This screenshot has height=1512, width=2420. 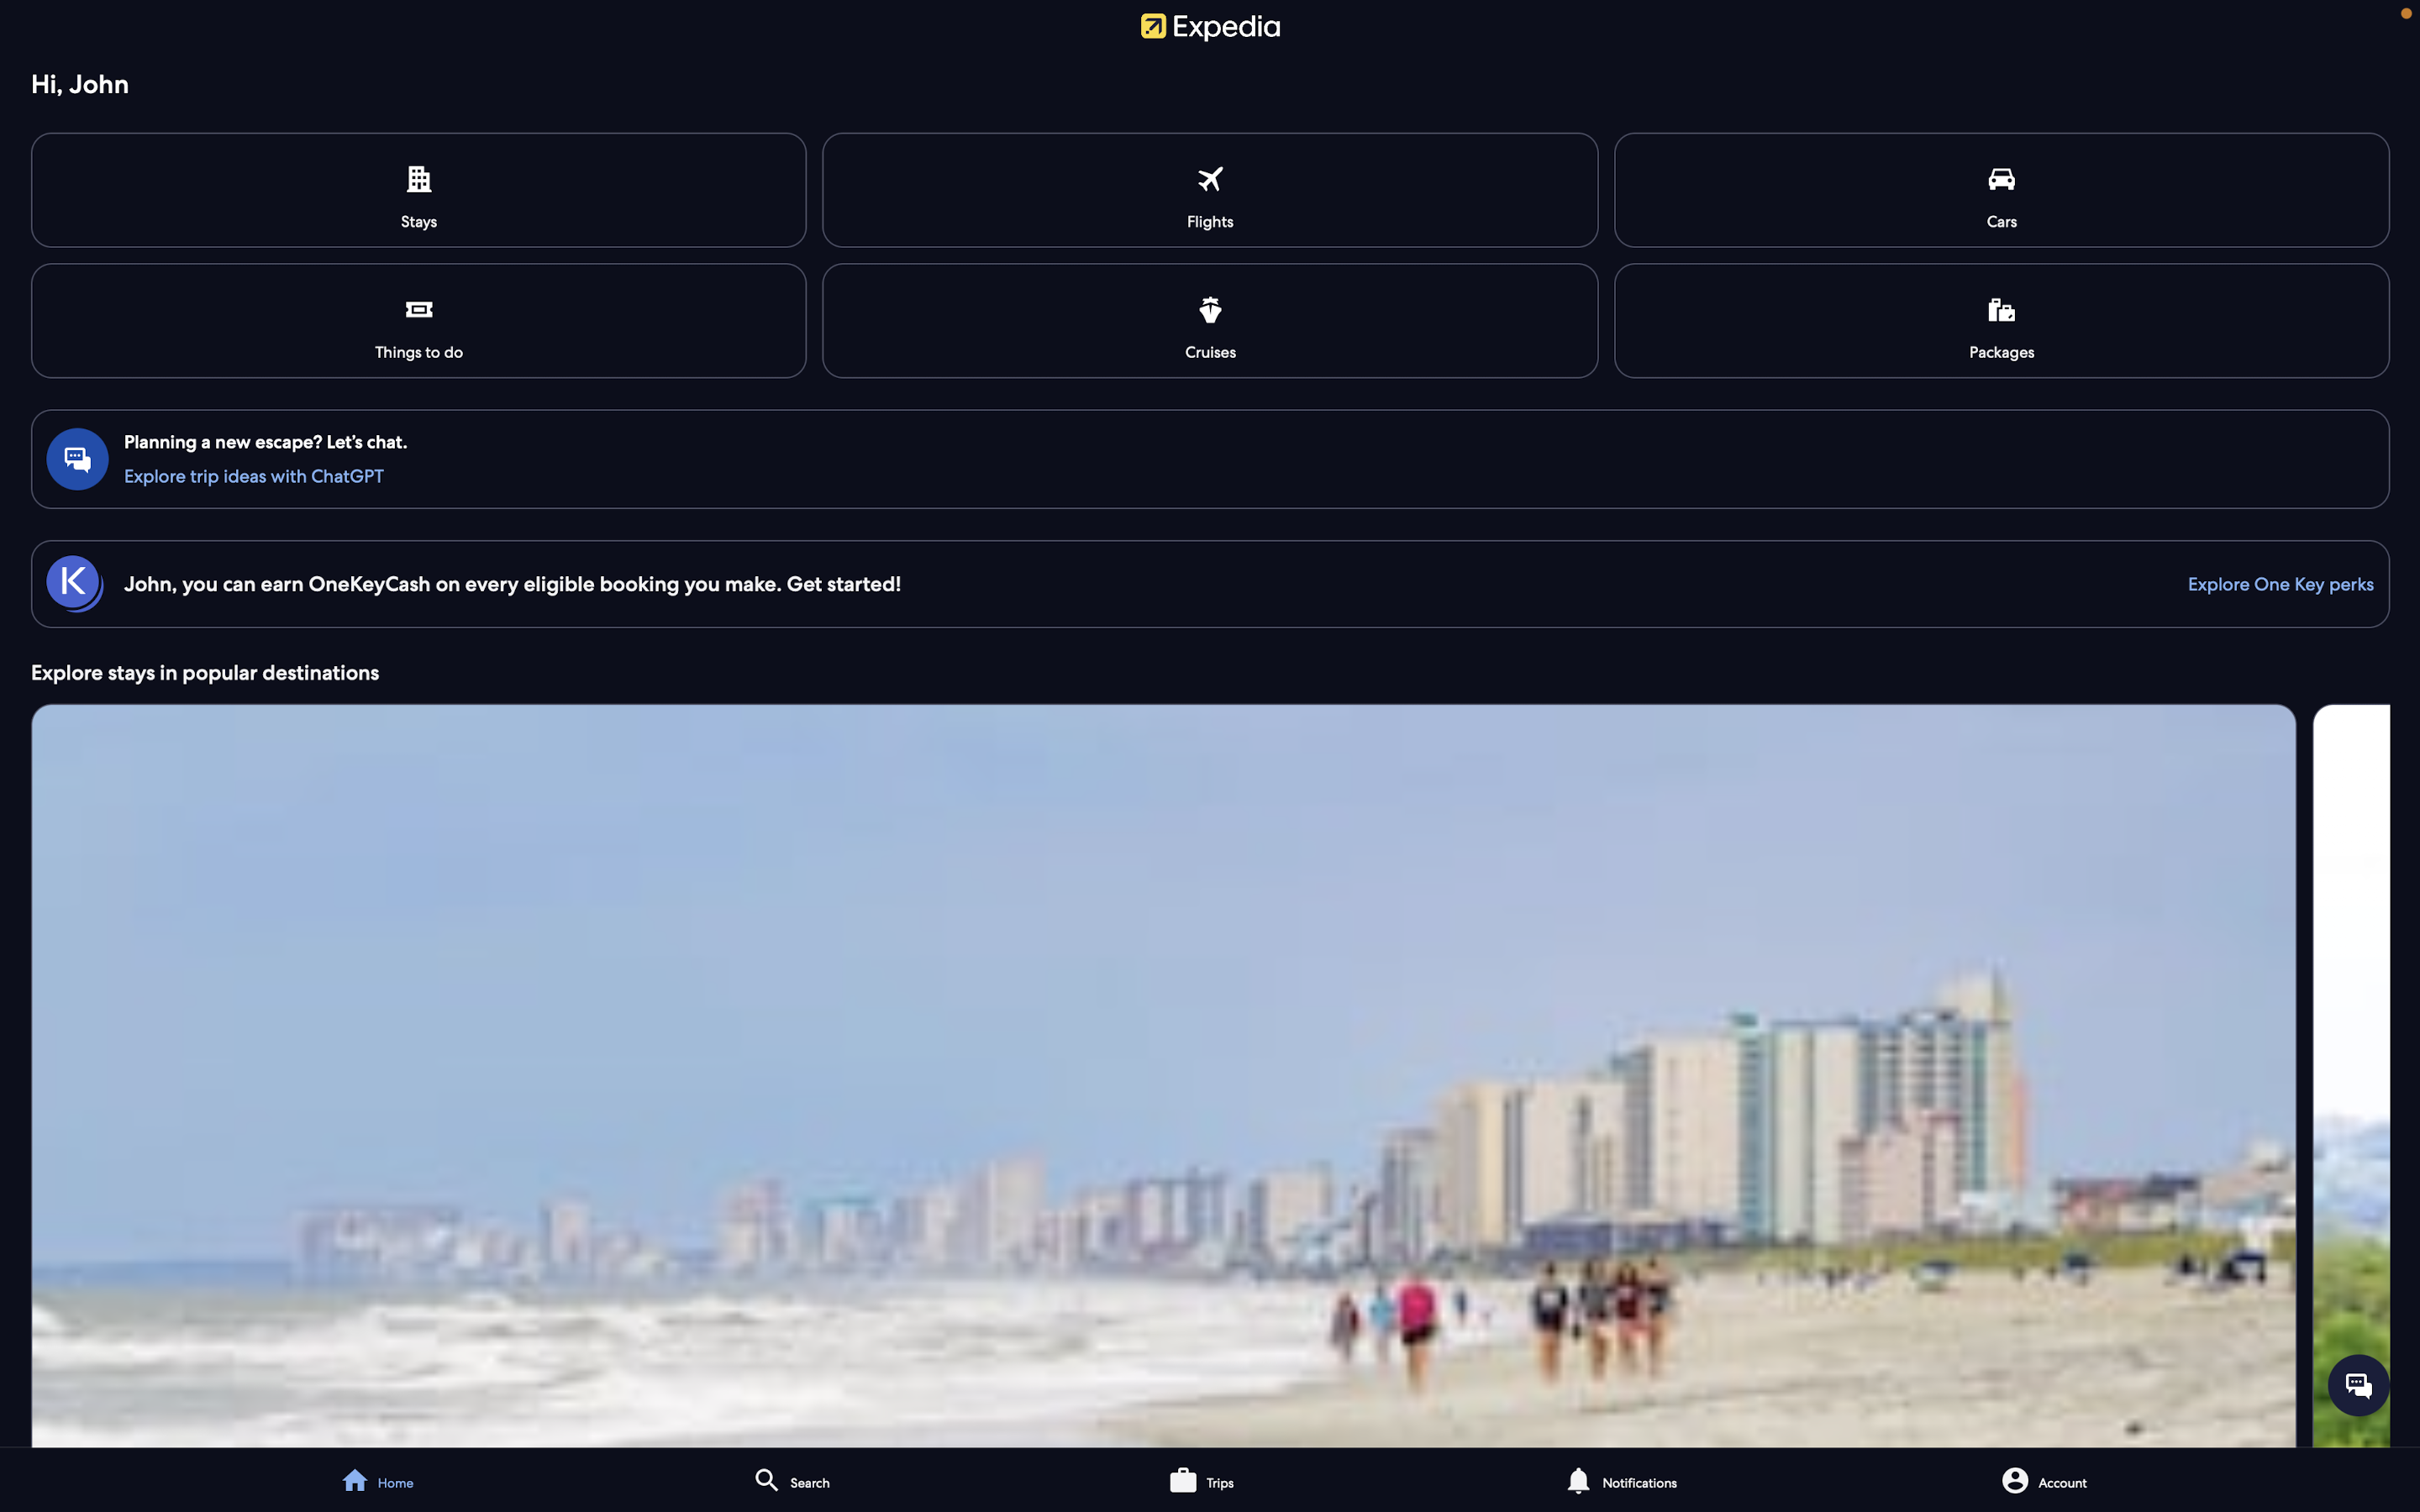 What do you see at coordinates (1212, 473) in the screenshot?
I see `a conversation with the AI chatbot` at bounding box center [1212, 473].